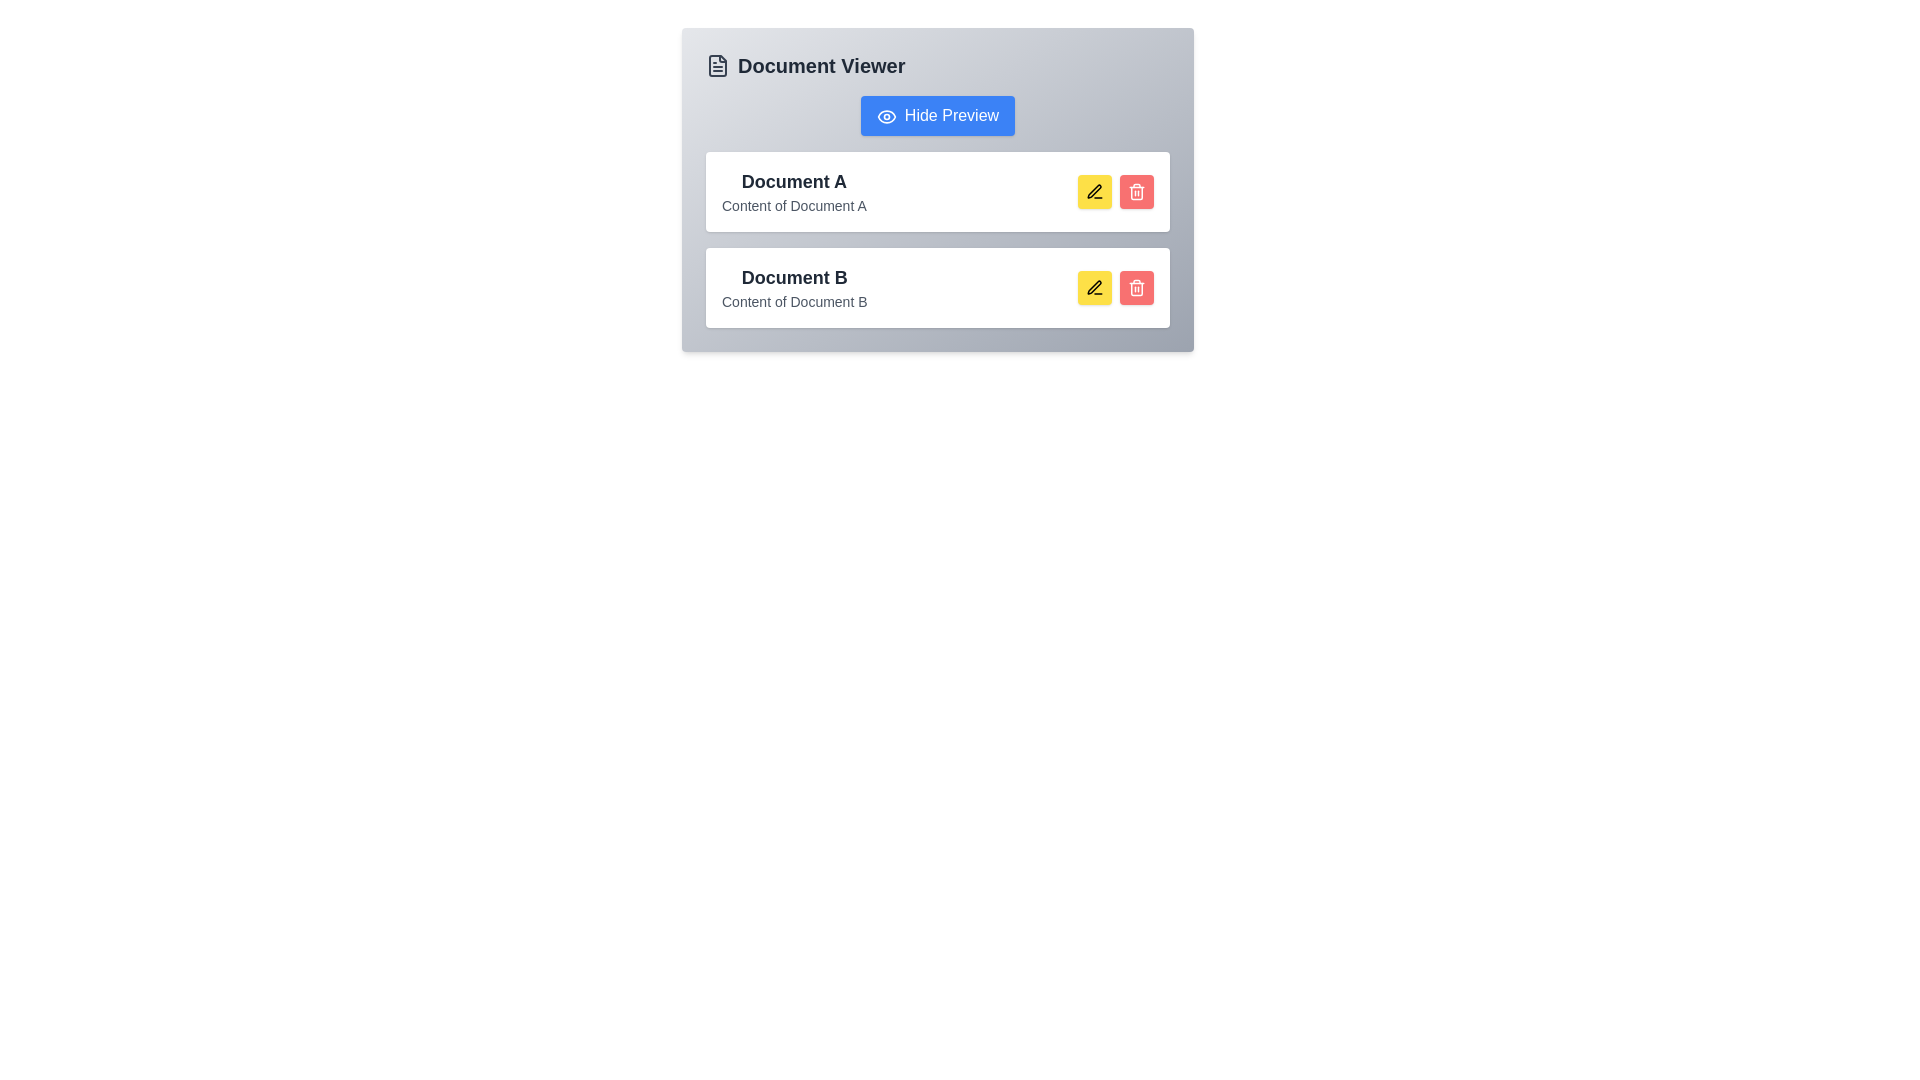 Image resolution: width=1920 pixels, height=1080 pixels. Describe the element at coordinates (793, 181) in the screenshot. I see `the static text label 'Document A' which is styled with bold and larger font size, located at the top of a card layout within the 'Document Viewer'` at that location.